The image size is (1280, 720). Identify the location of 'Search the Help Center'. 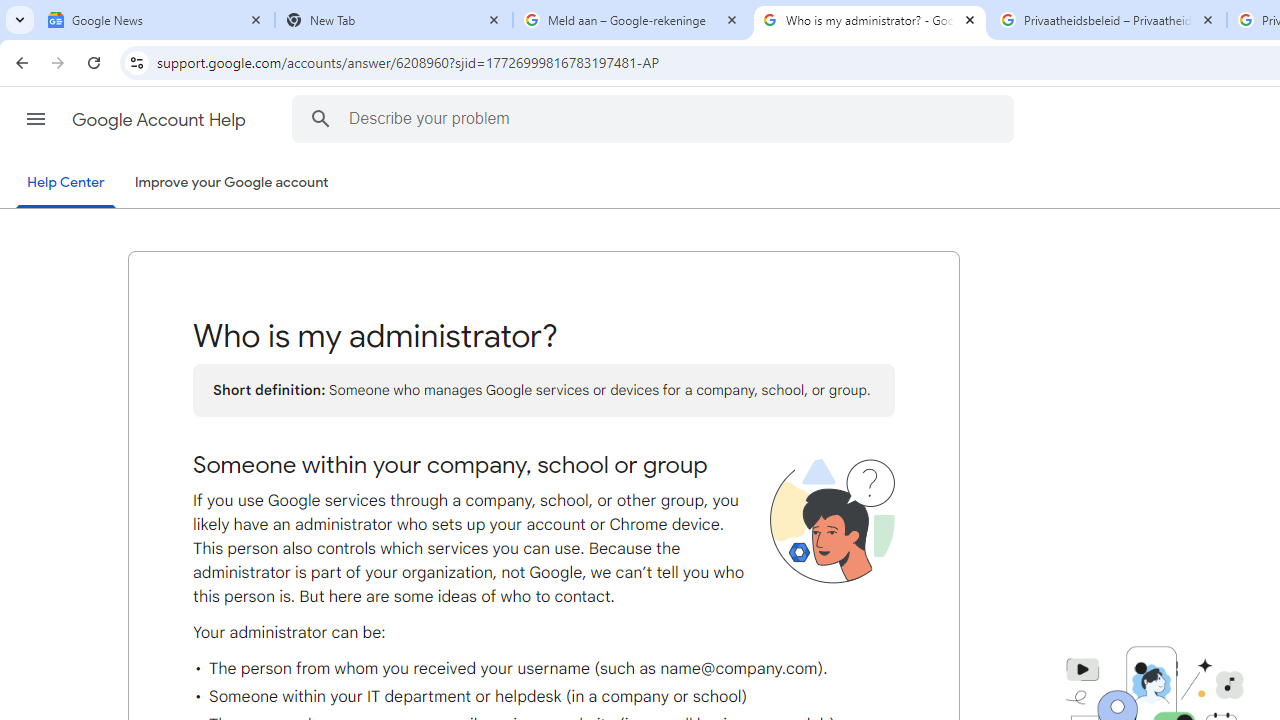
(320, 118).